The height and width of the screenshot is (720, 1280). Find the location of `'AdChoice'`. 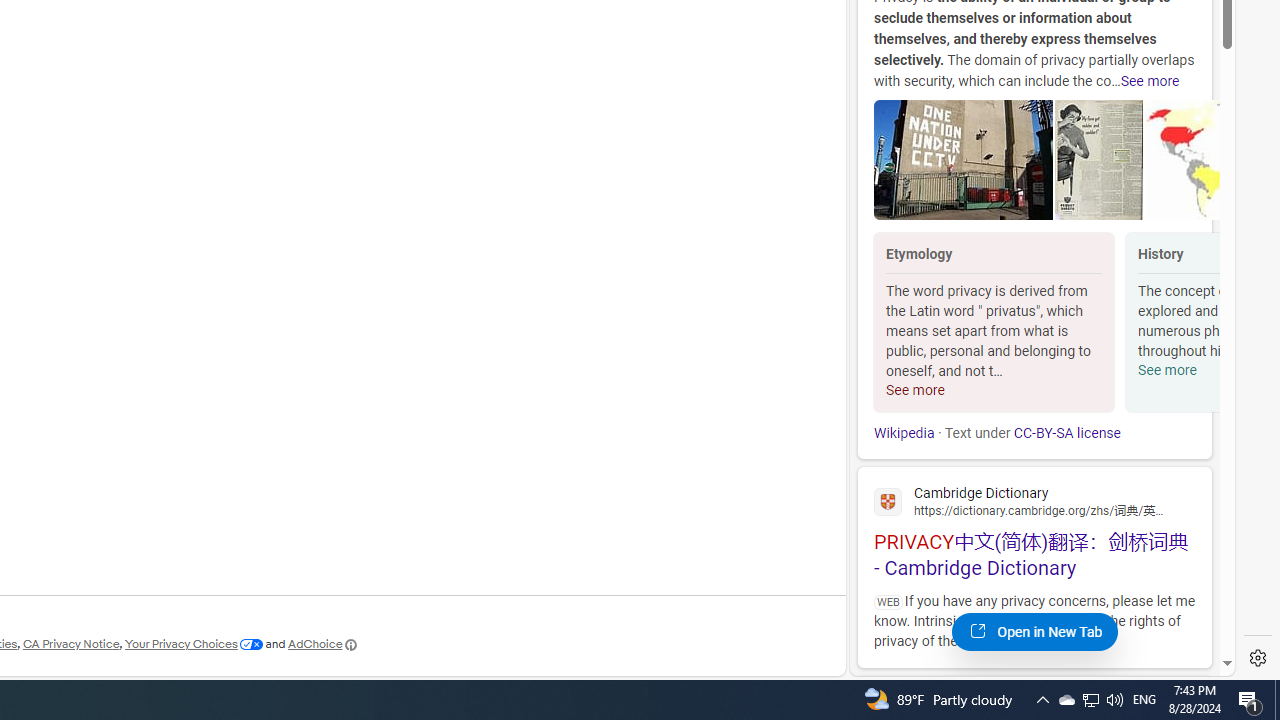

'AdChoice' is located at coordinates (323, 644).